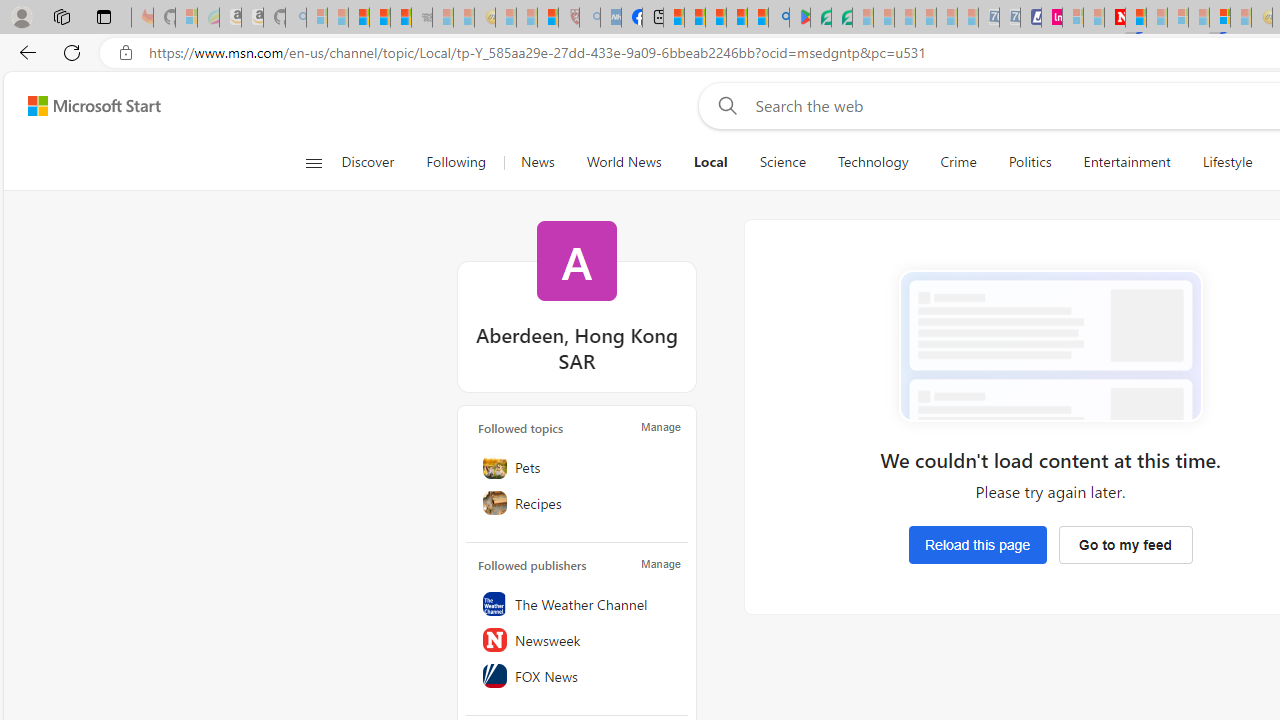  Describe the element at coordinates (623, 162) in the screenshot. I see `'World News'` at that location.